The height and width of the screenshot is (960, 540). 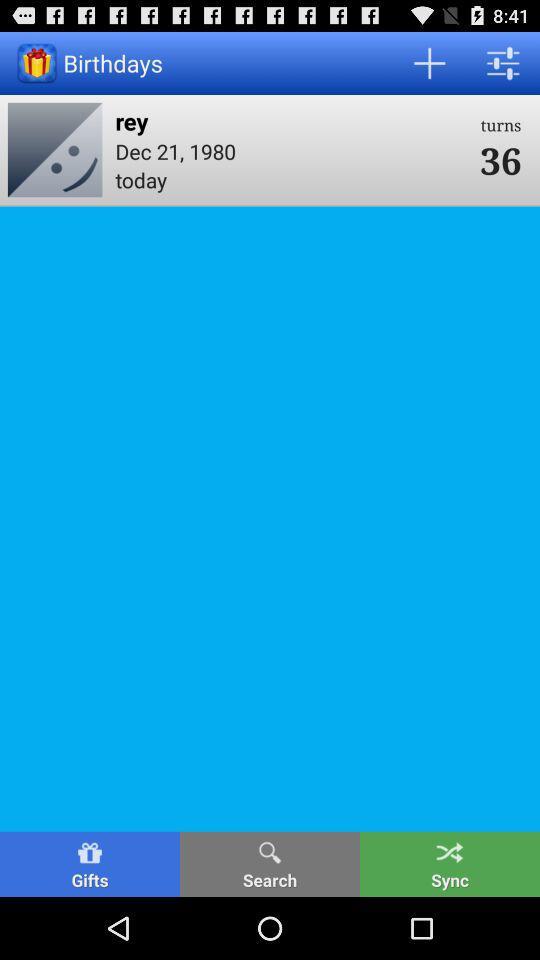 I want to click on the icon to the left of 36 icon, so click(x=290, y=120).